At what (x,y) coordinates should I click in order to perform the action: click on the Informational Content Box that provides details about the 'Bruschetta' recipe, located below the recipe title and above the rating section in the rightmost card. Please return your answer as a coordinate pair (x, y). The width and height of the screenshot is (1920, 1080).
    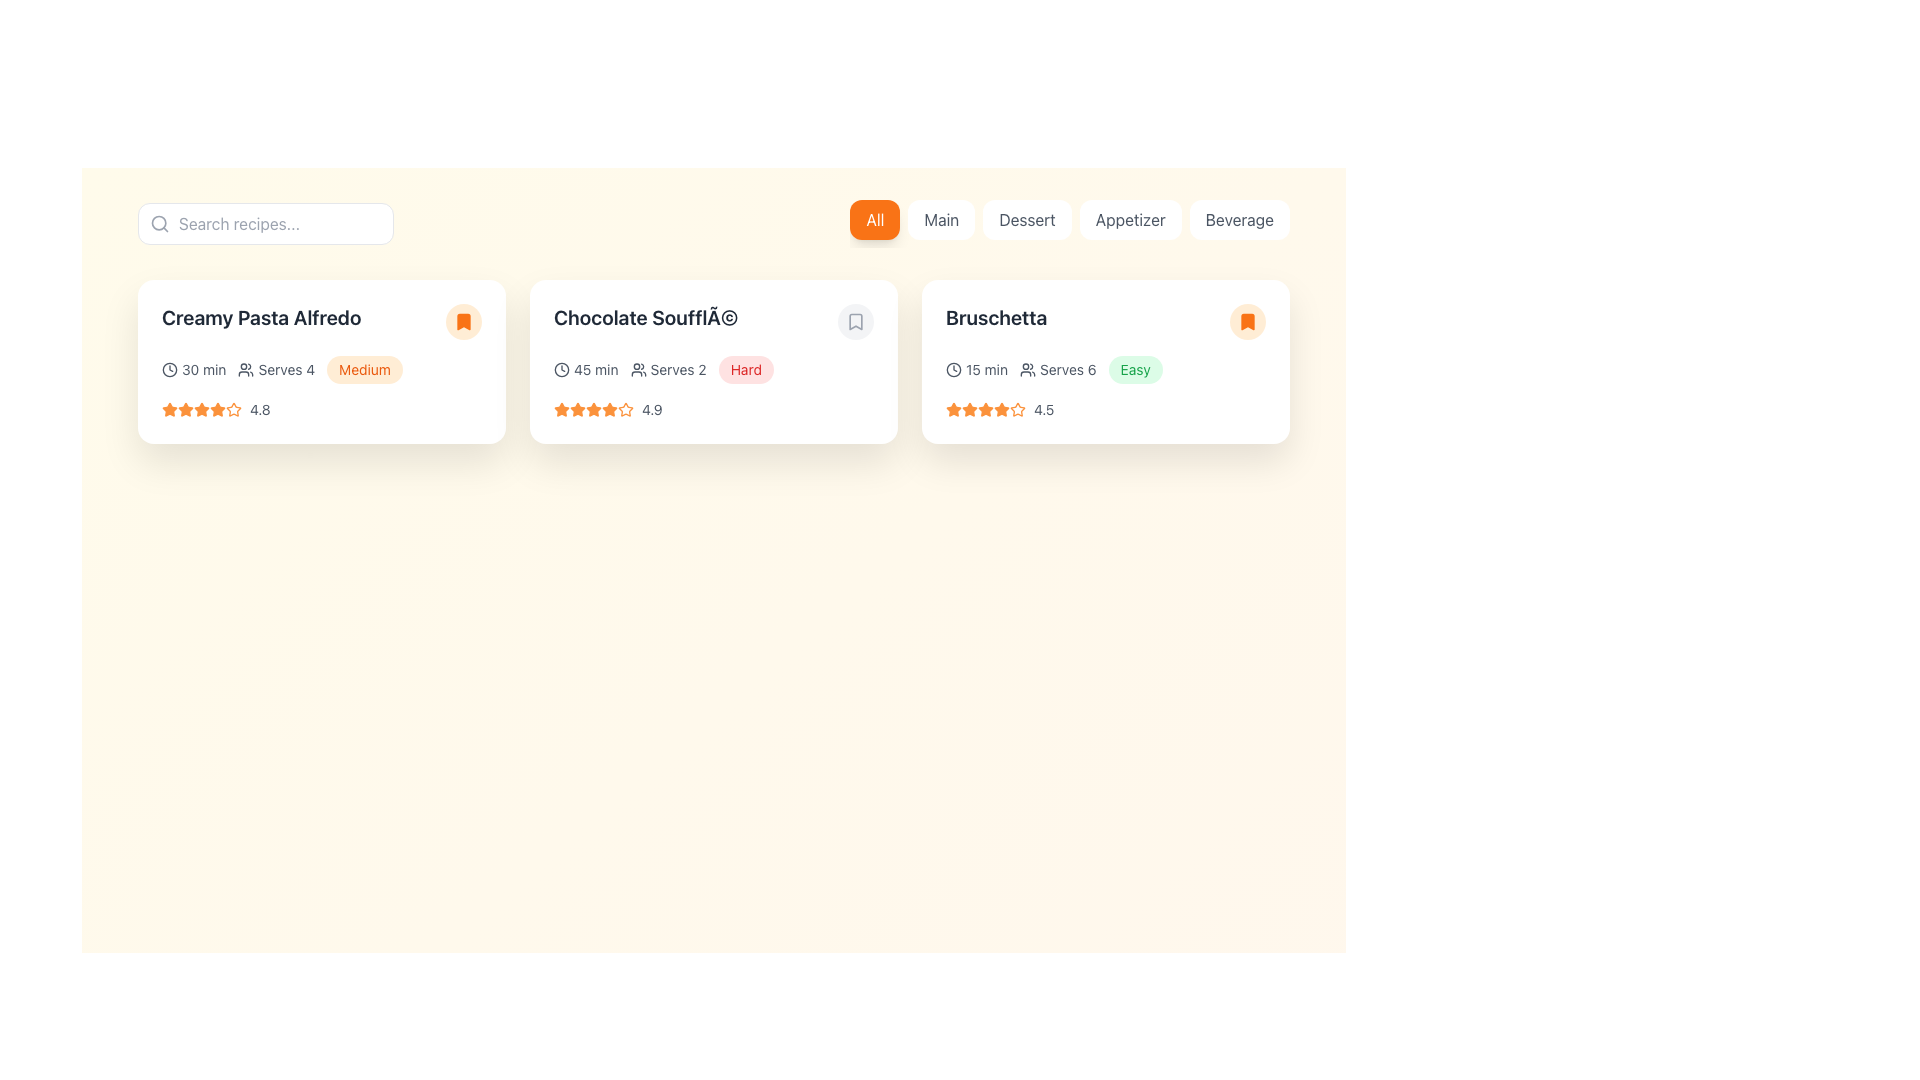
    Looking at the image, I should click on (1104, 370).